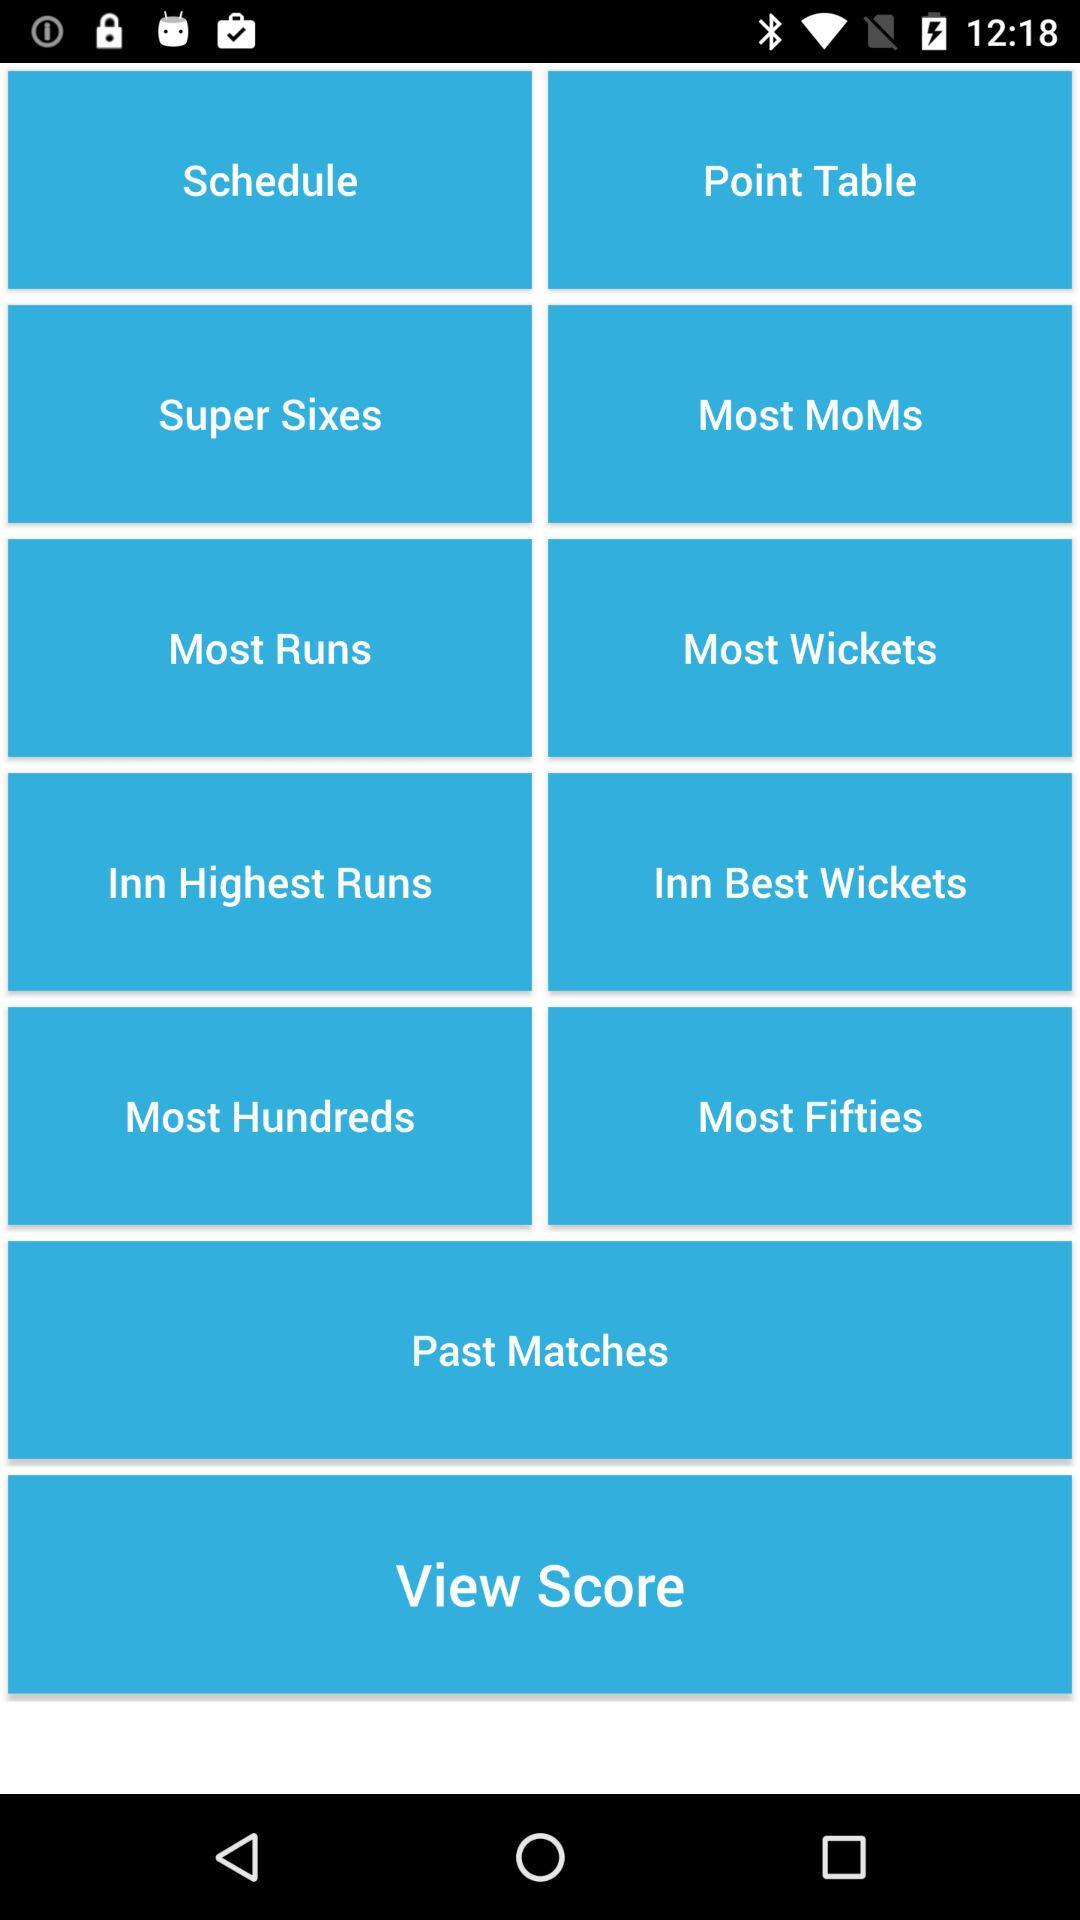  Describe the element at coordinates (540, 1583) in the screenshot. I see `view score` at that location.